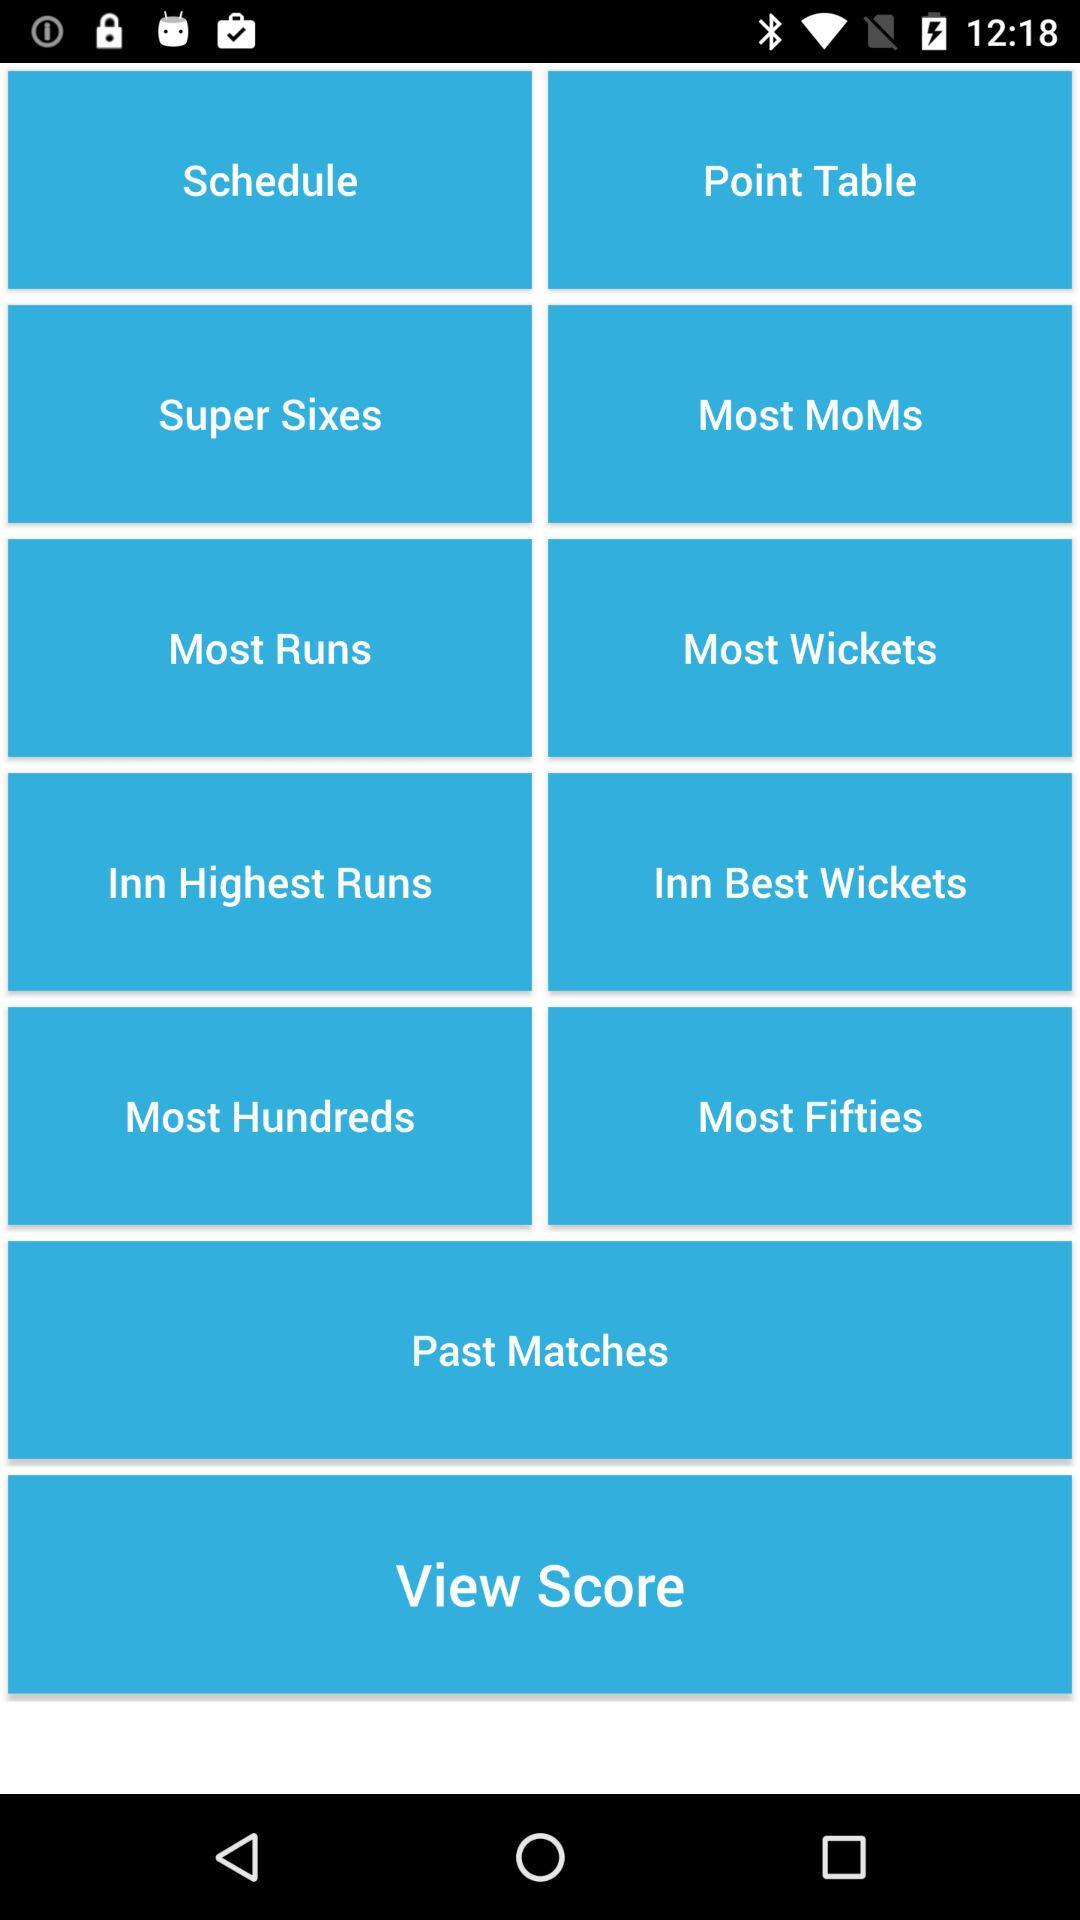  Describe the element at coordinates (540, 1583) in the screenshot. I see `view score` at that location.